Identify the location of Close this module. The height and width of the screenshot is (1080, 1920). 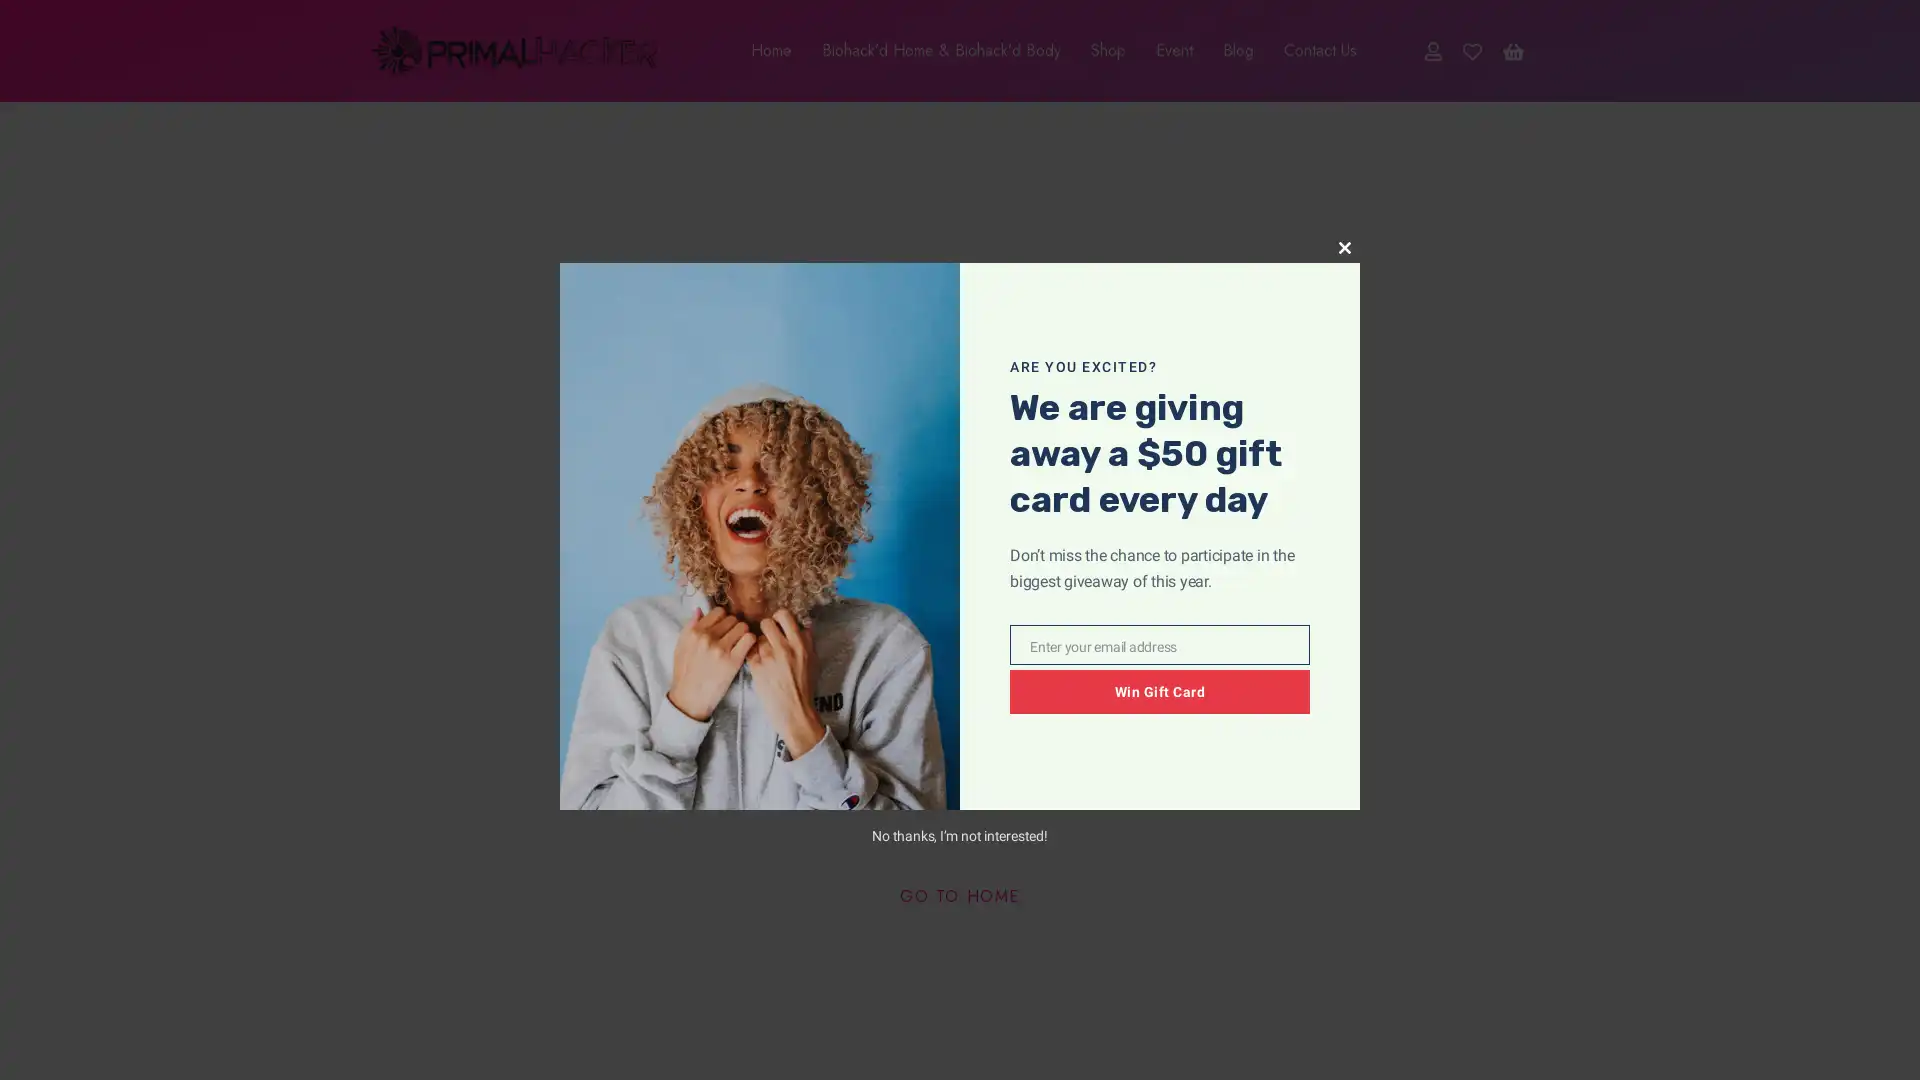
(1344, 246).